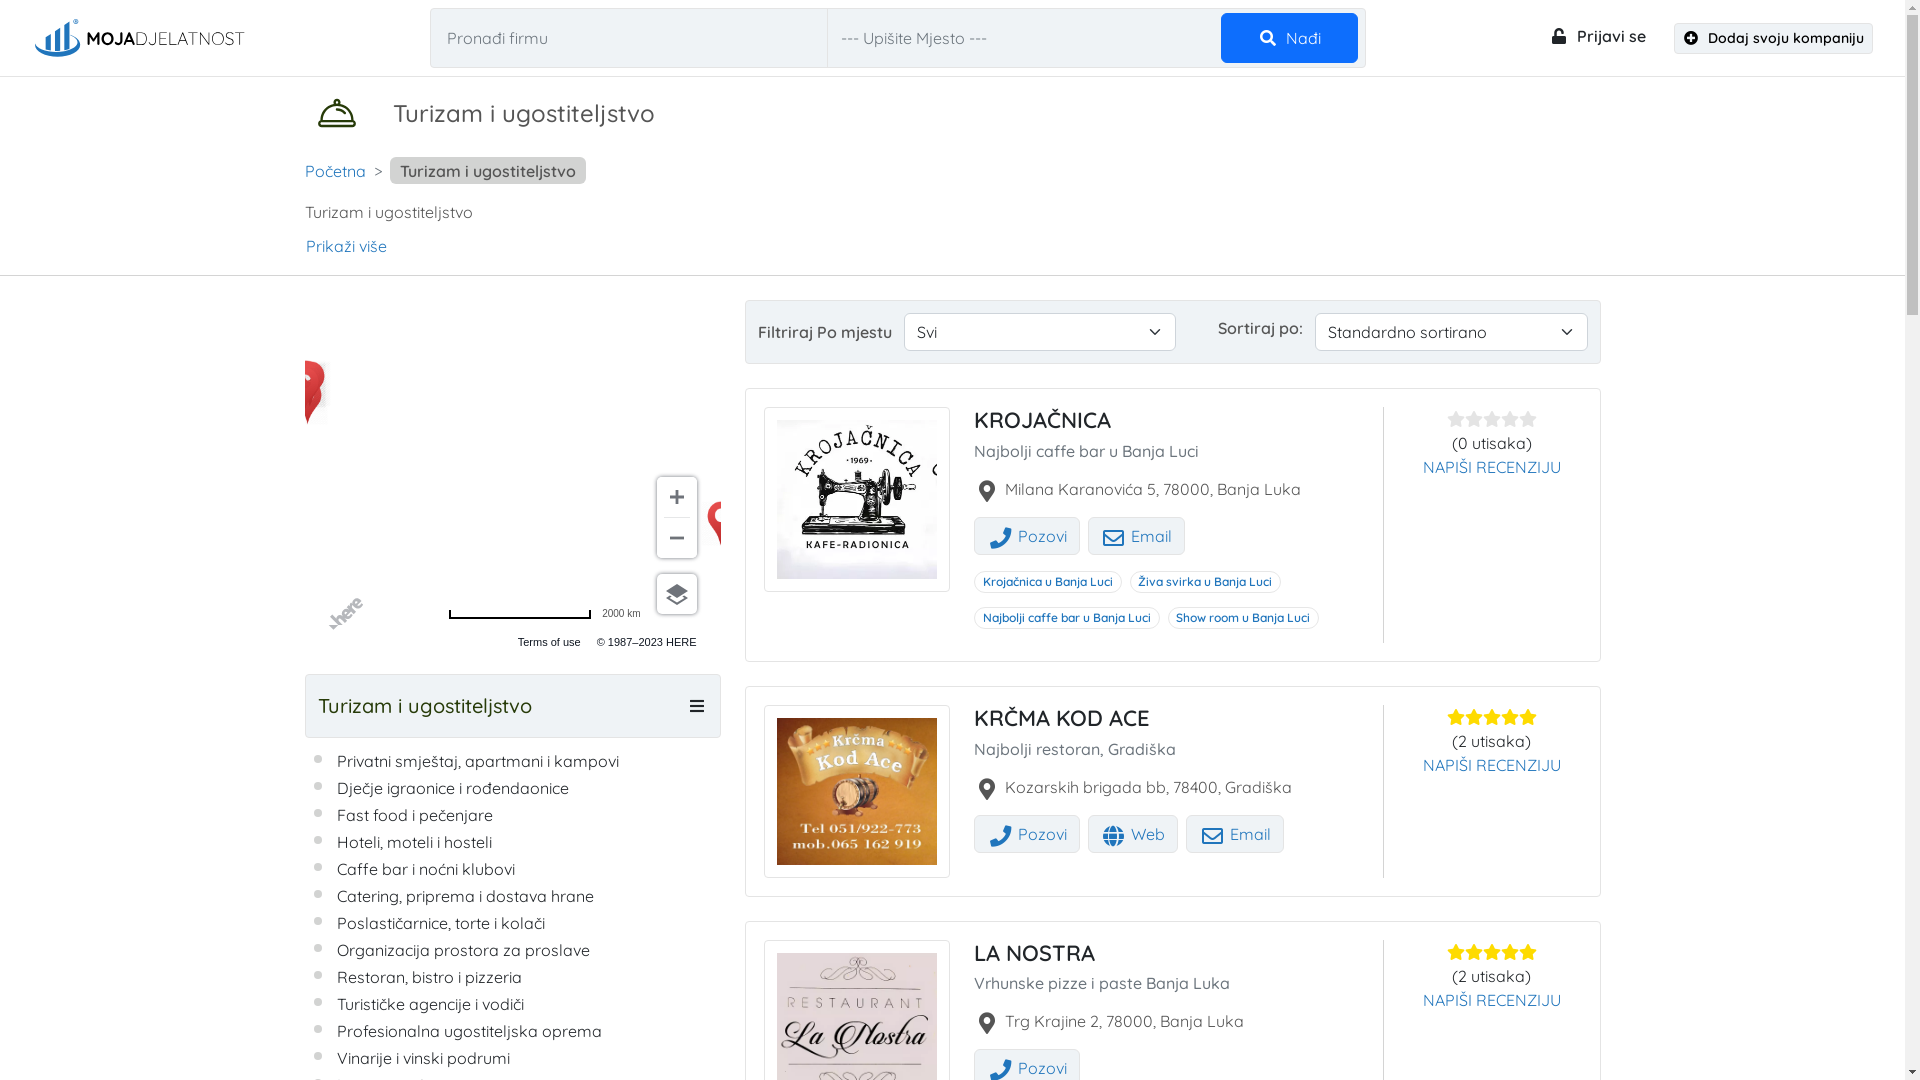 The height and width of the screenshot is (1080, 1920). What do you see at coordinates (1595, 35) in the screenshot?
I see `'Prijavi se'` at bounding box center [1595, 35].